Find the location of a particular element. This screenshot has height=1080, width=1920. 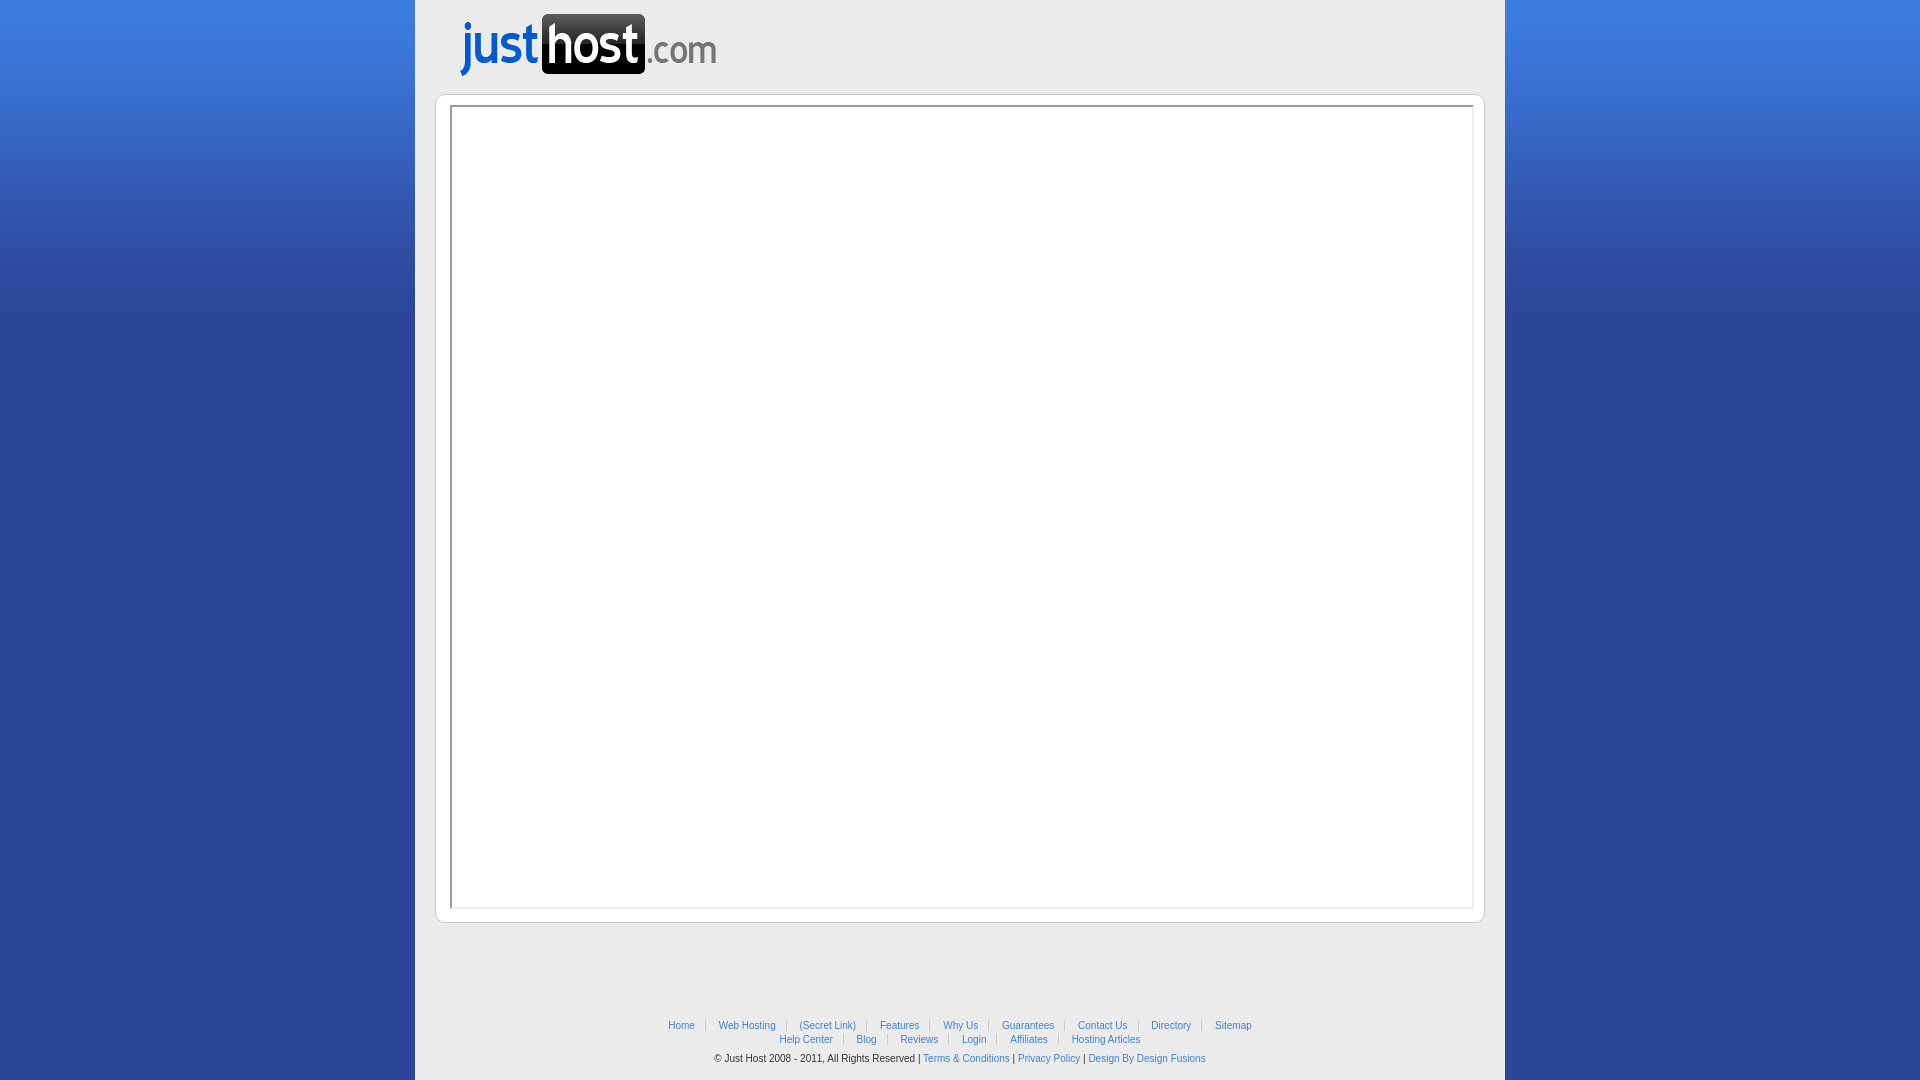

'Hosting Articles' is located at coordinates (1105, 1038).